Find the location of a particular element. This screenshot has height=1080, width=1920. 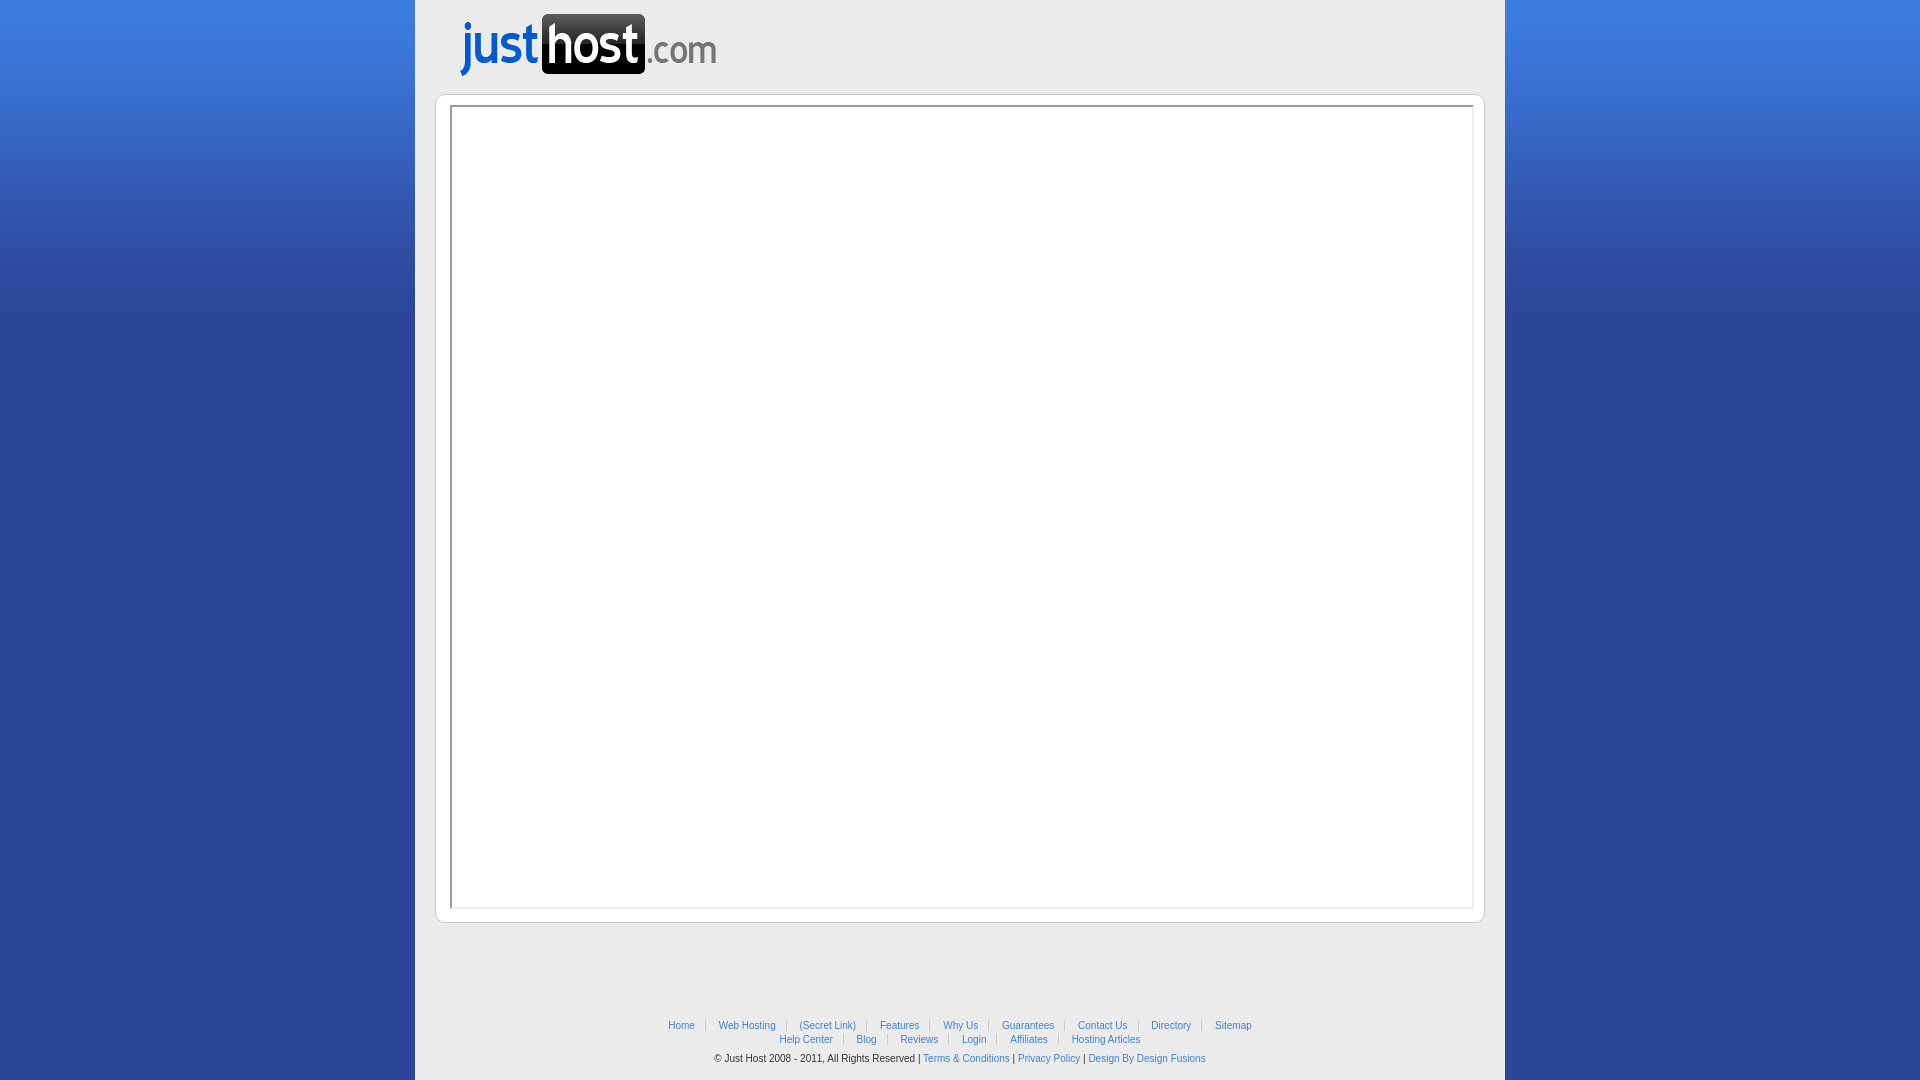

'Hosting Articles' is located at coordinates (1105, 1038).